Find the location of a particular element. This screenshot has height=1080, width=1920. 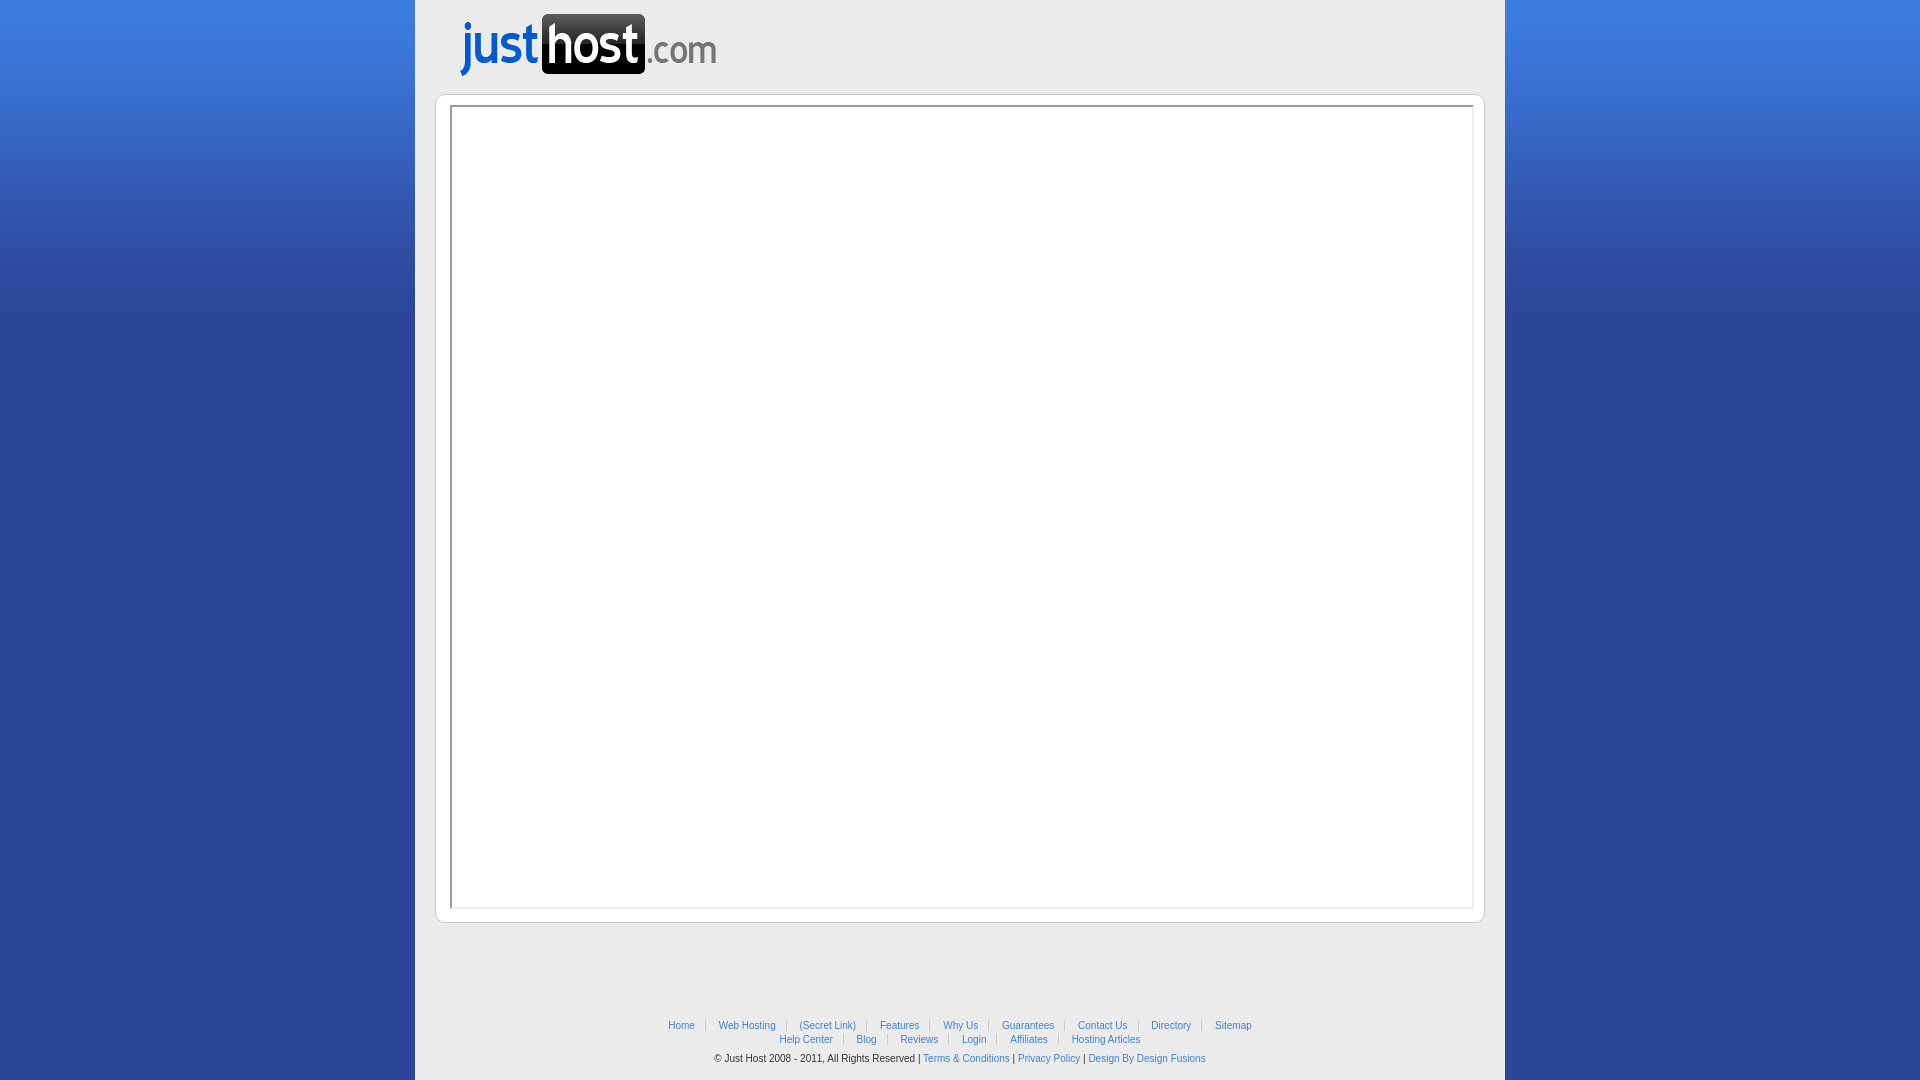

'Hosting Articles' is located at coordinates (1105, 1038).